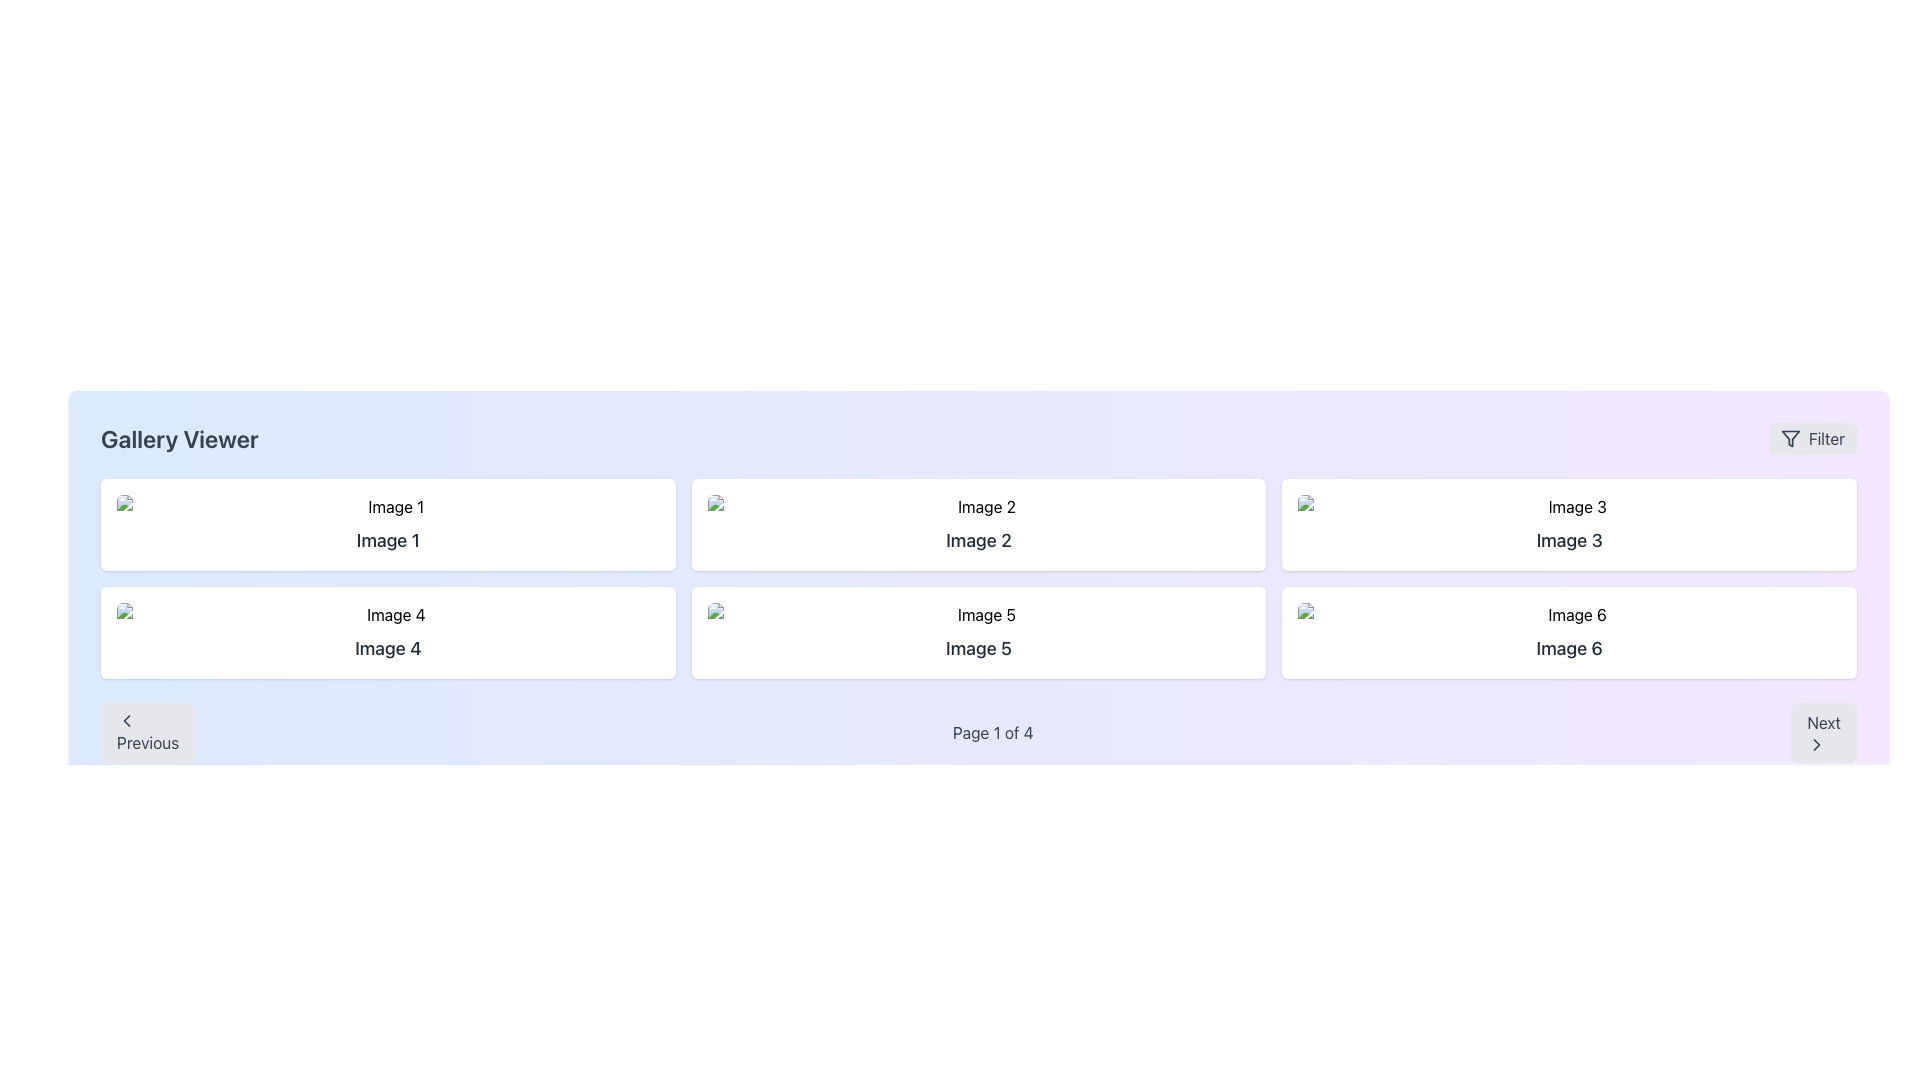  What do you see at coordinates (979, 648) in the screenshot?
I see `the Text label styled as a bold title with the text 'Image 5', located below the placeholder image in the fifth card of a grid` at bounding box center [979, 648].